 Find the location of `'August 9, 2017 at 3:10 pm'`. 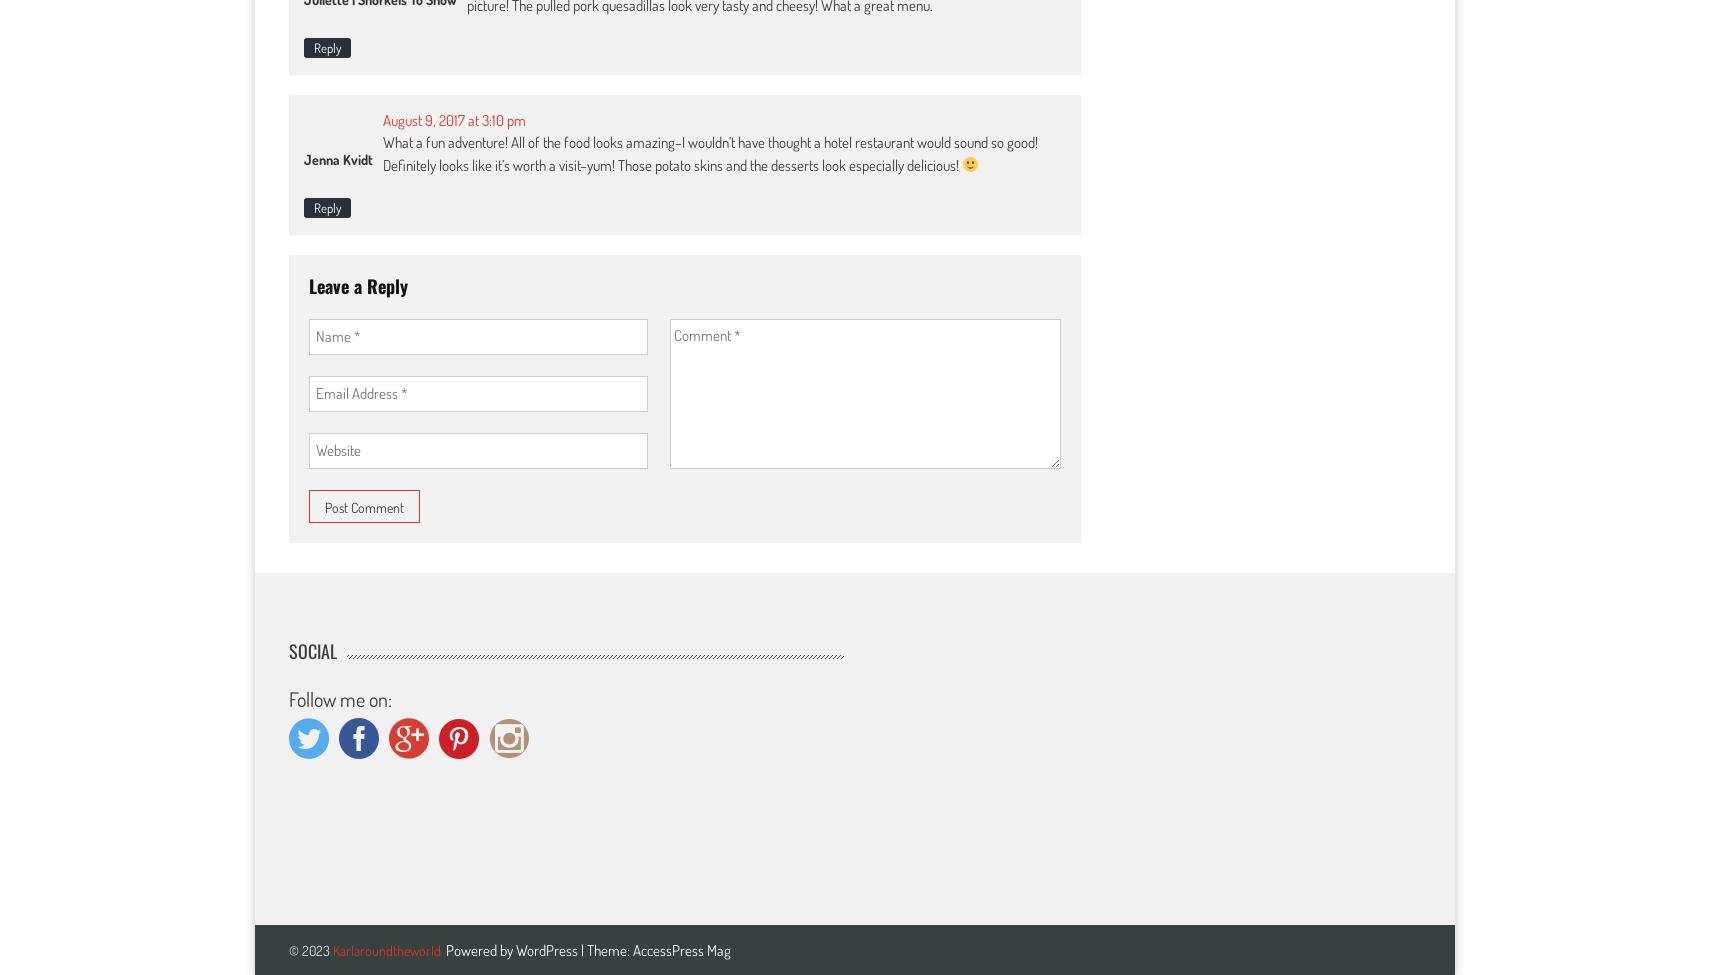

'August 9, 2017 at 3:10 pm' is located at coordinates (454, 118).